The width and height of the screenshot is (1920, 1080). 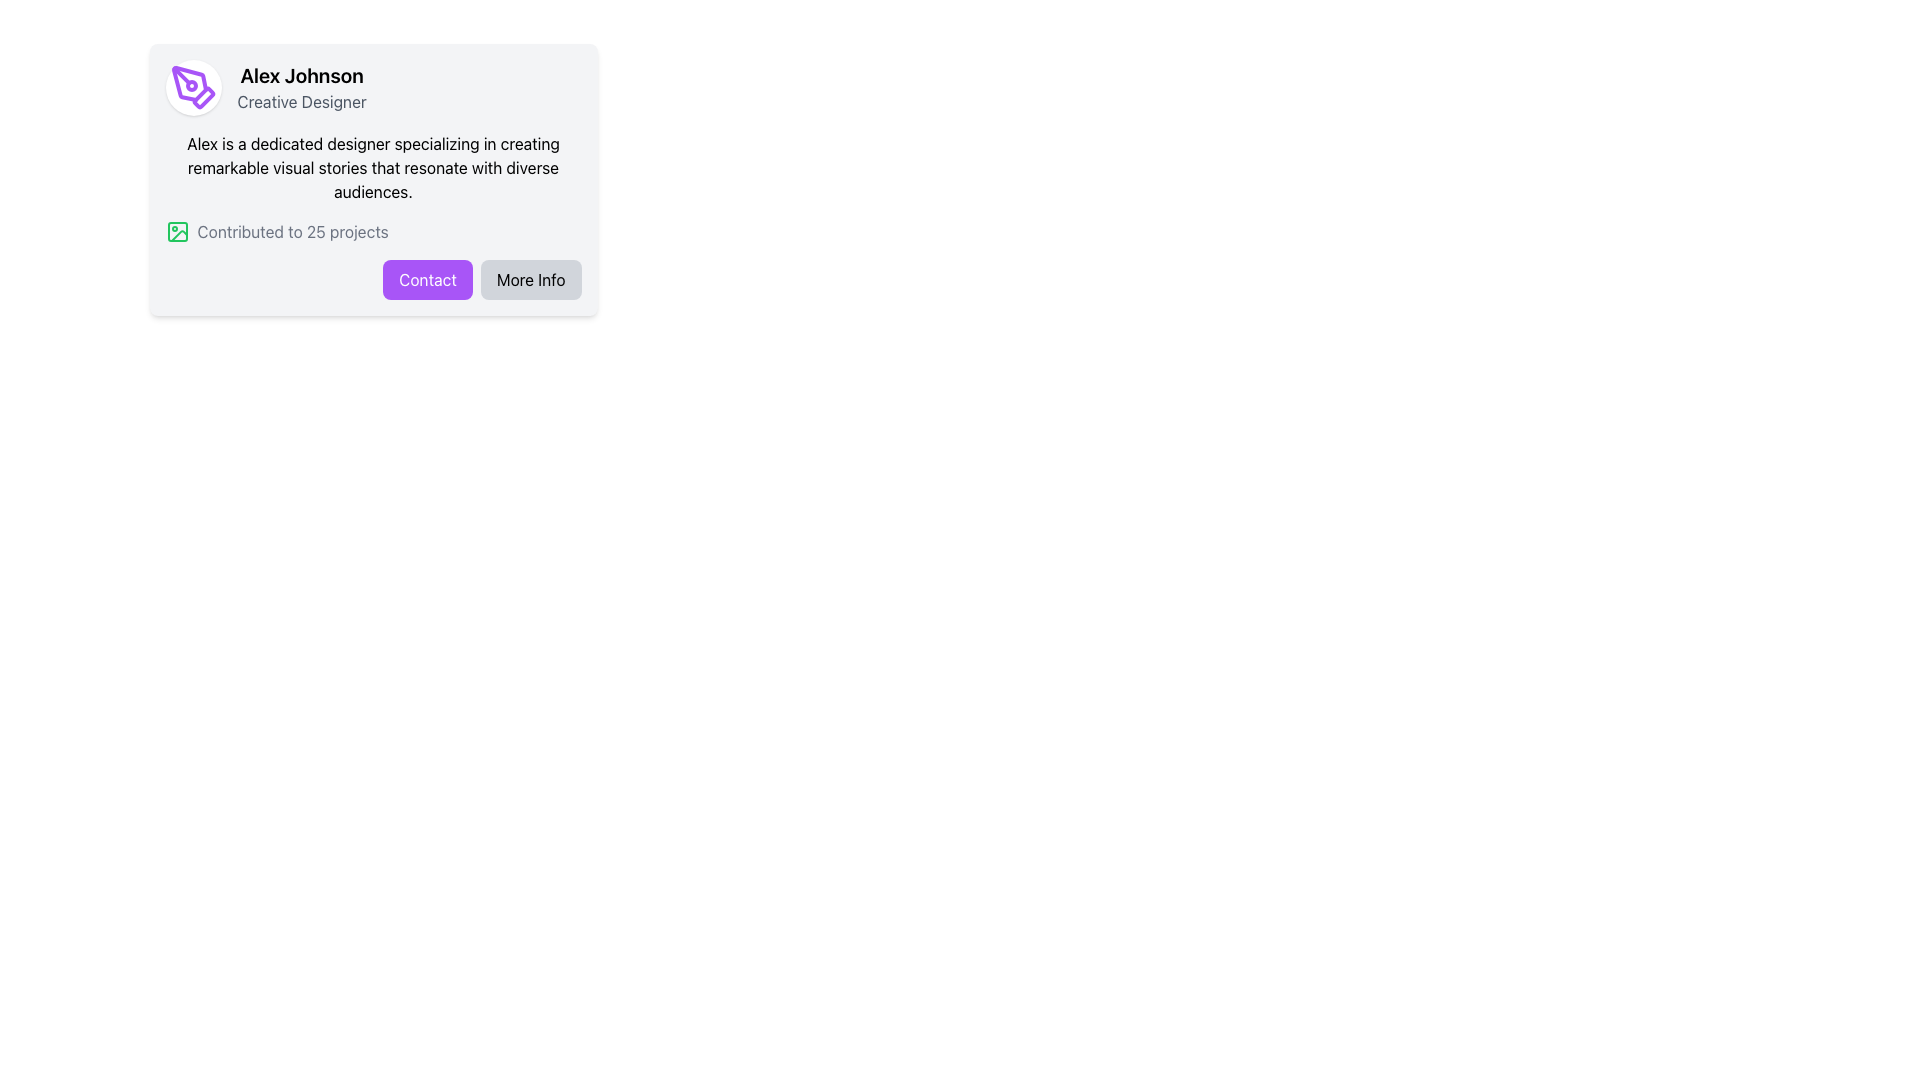 What do you see at coordinates (373, 87) in the screenshot?
I see `the Profile Header text containing the name 'Alex Johnson' and title 'Creative Designer' for reading` at bounding box center [373, 87].